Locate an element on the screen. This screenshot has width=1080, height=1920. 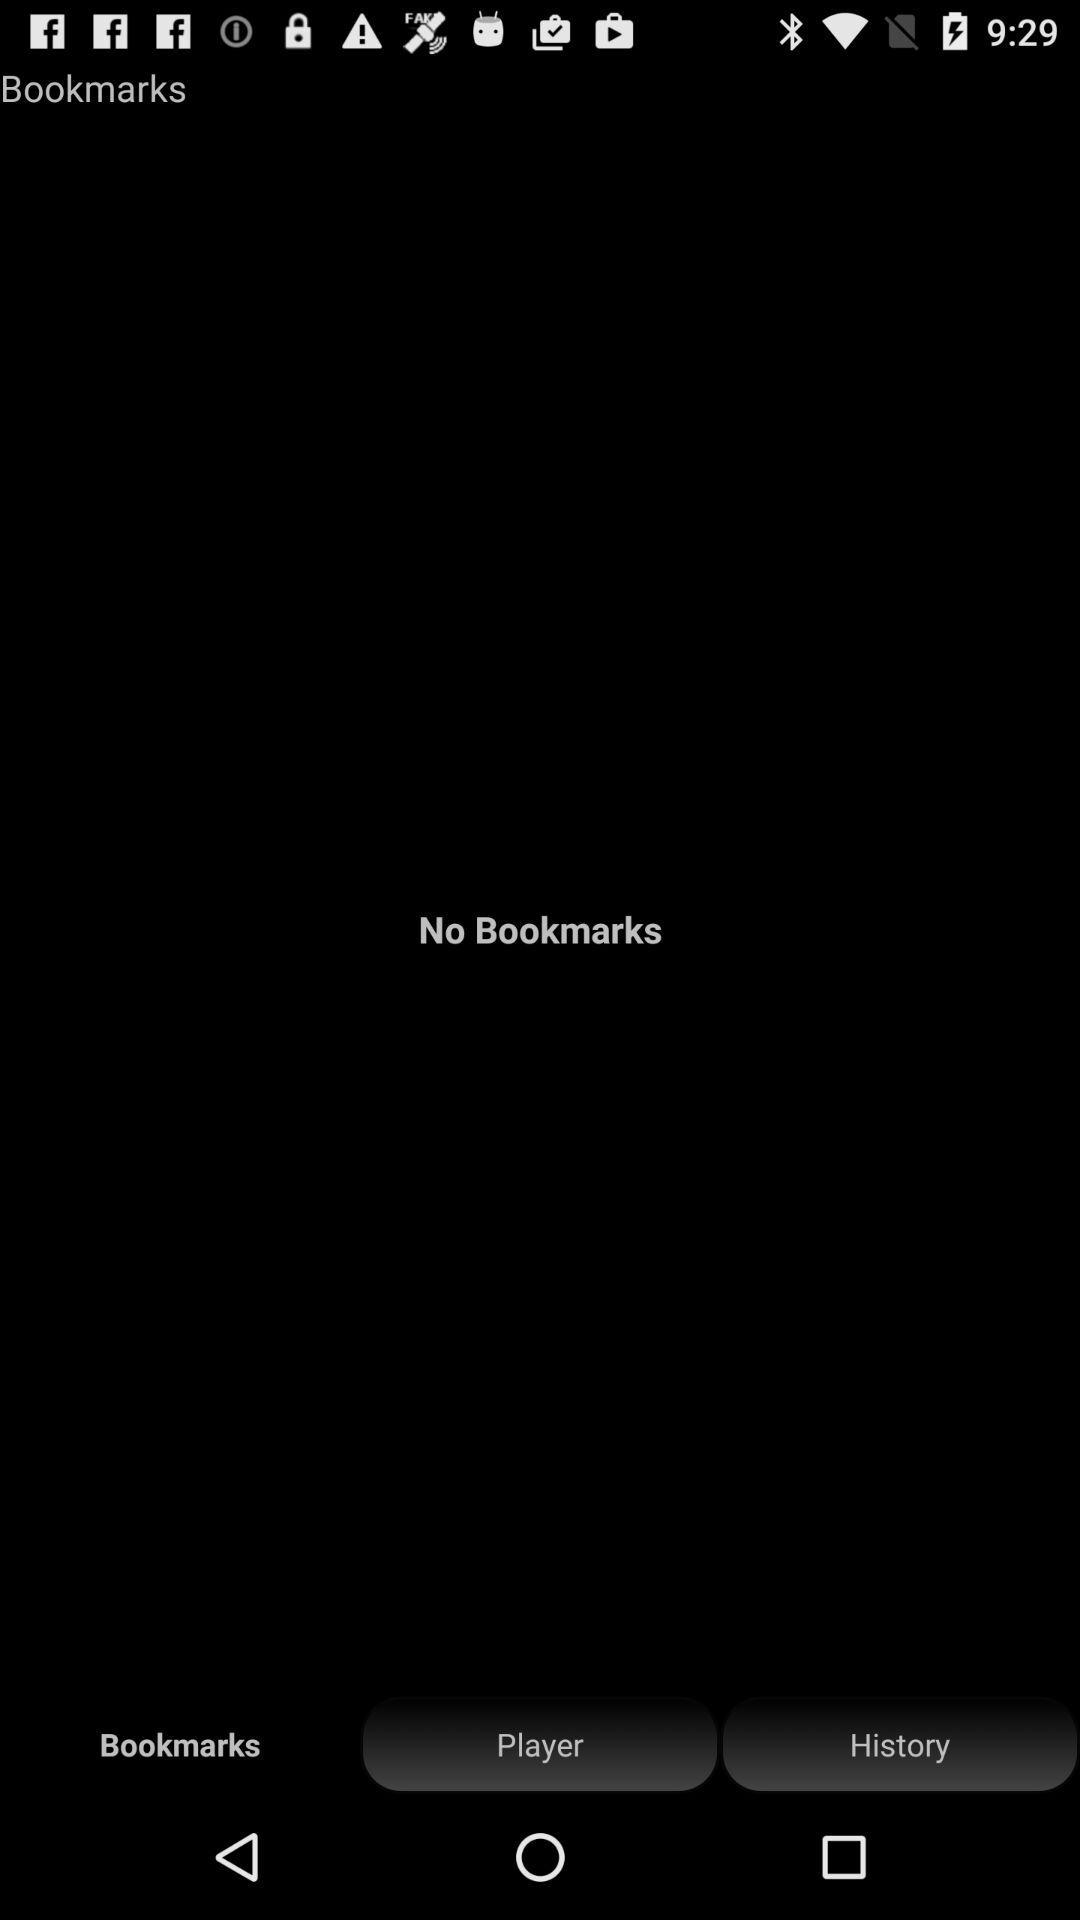
the history item is located at coordinates (898, 1744).